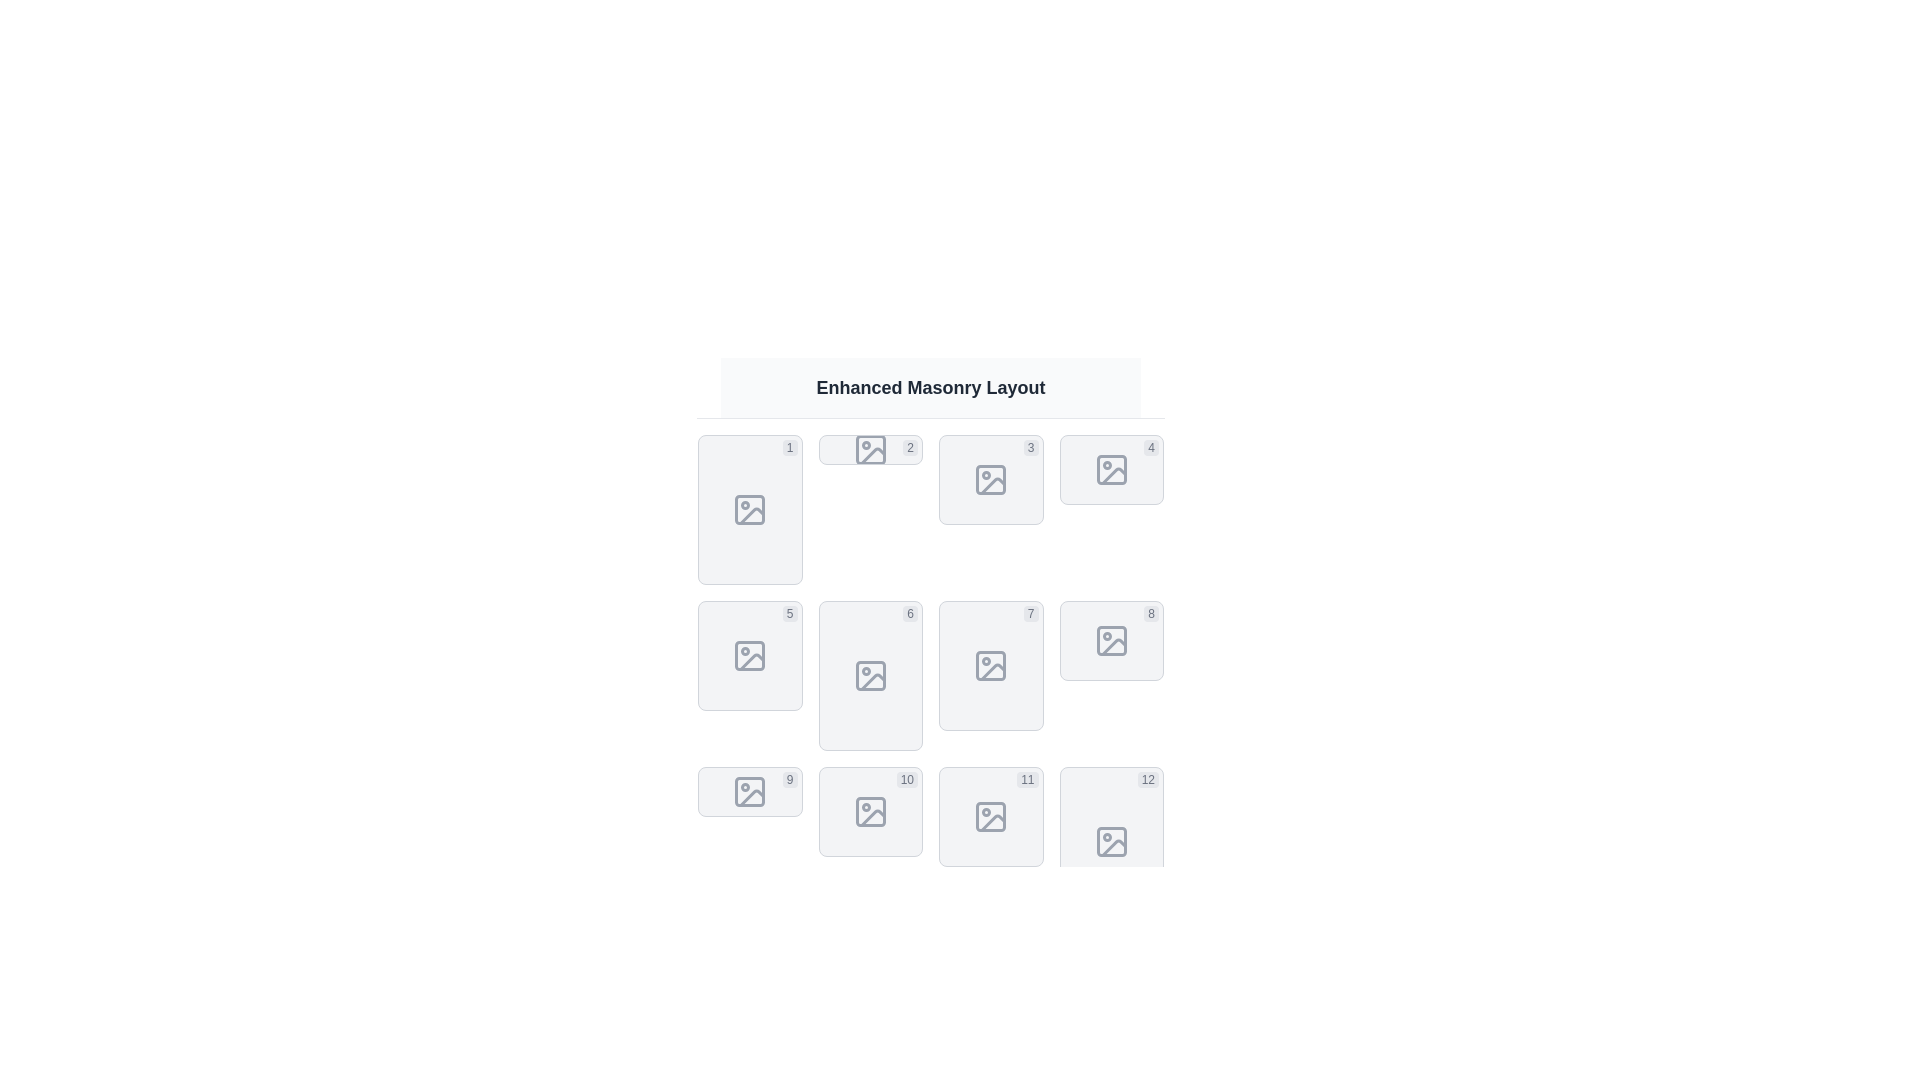  What do you see at coordinates (870, 675) in the screenshot?
I see `the grid cell that visually represents item number '6' in the second row and second column of the grid layout` at bounding box center [870, 675].